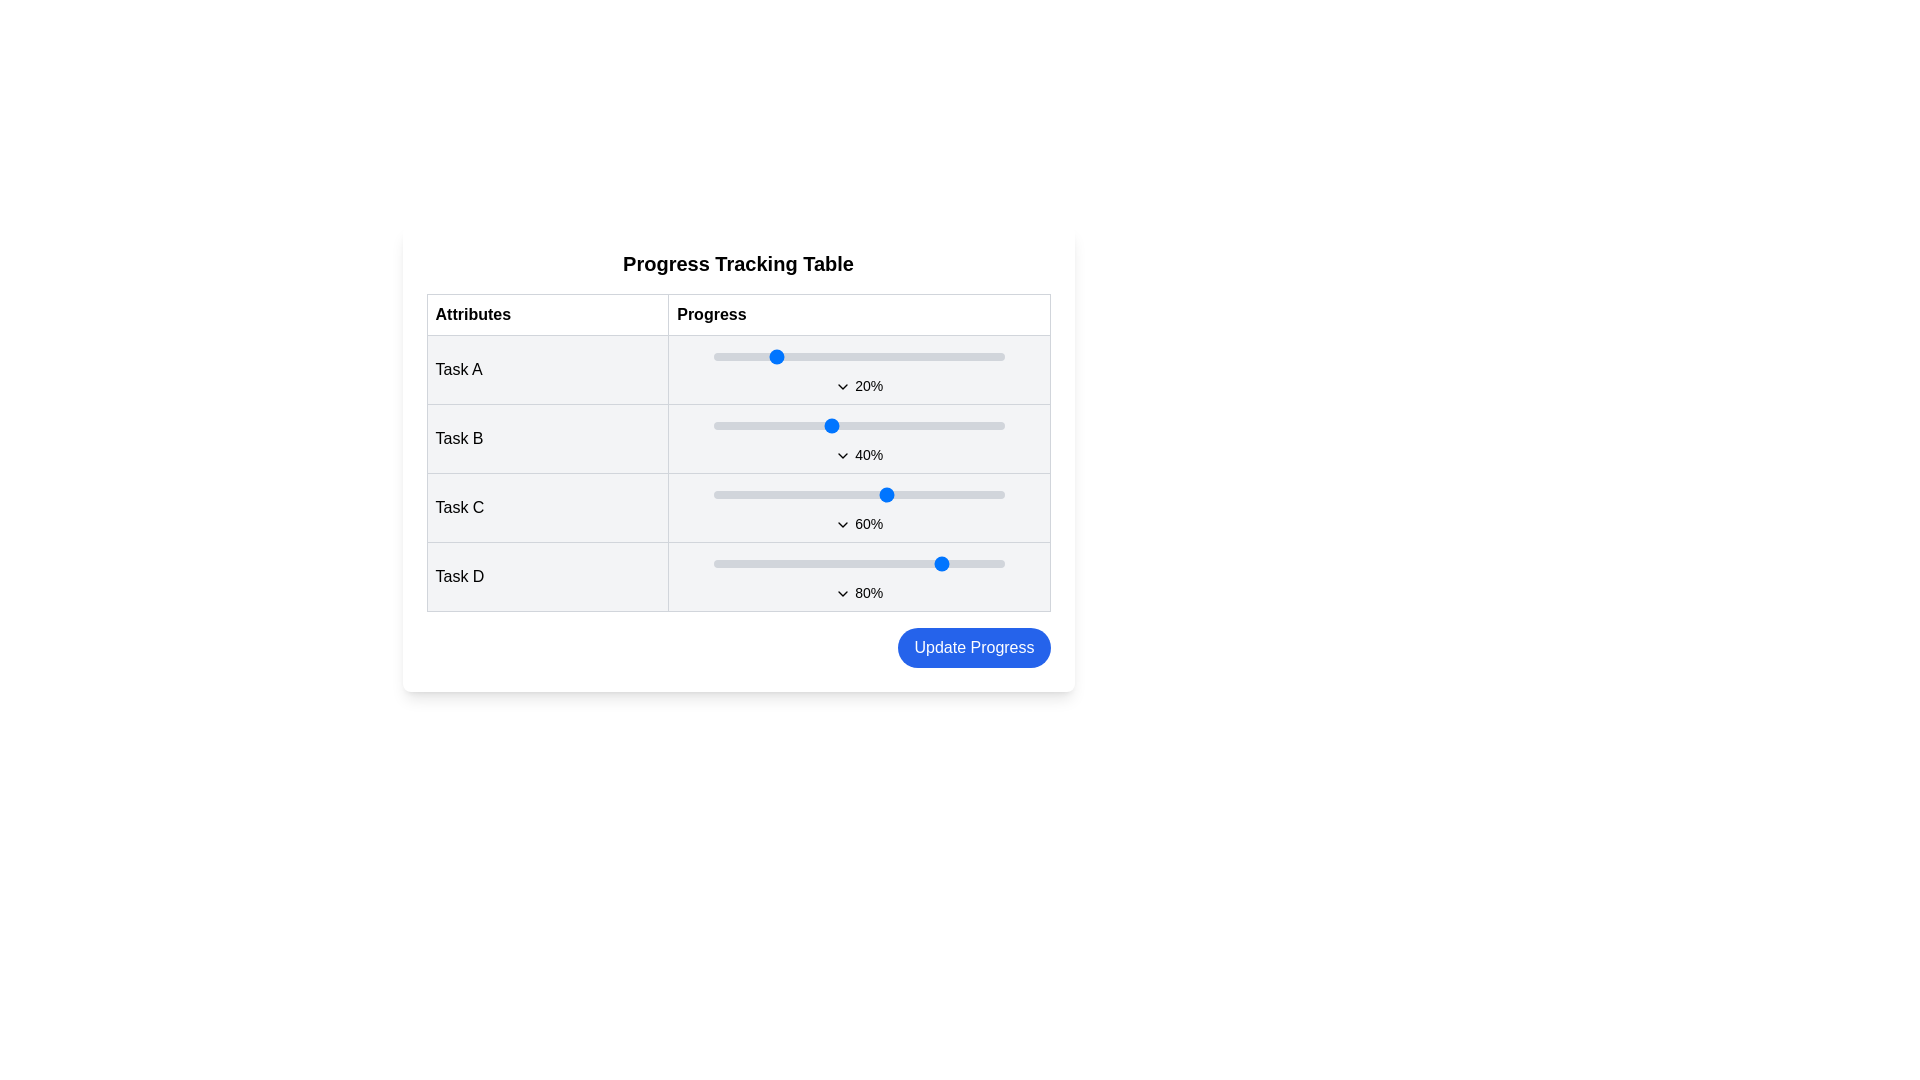  Describe the element at coordinates (818, 563) in the screenshot. I see `the Task D progress value` at that location.